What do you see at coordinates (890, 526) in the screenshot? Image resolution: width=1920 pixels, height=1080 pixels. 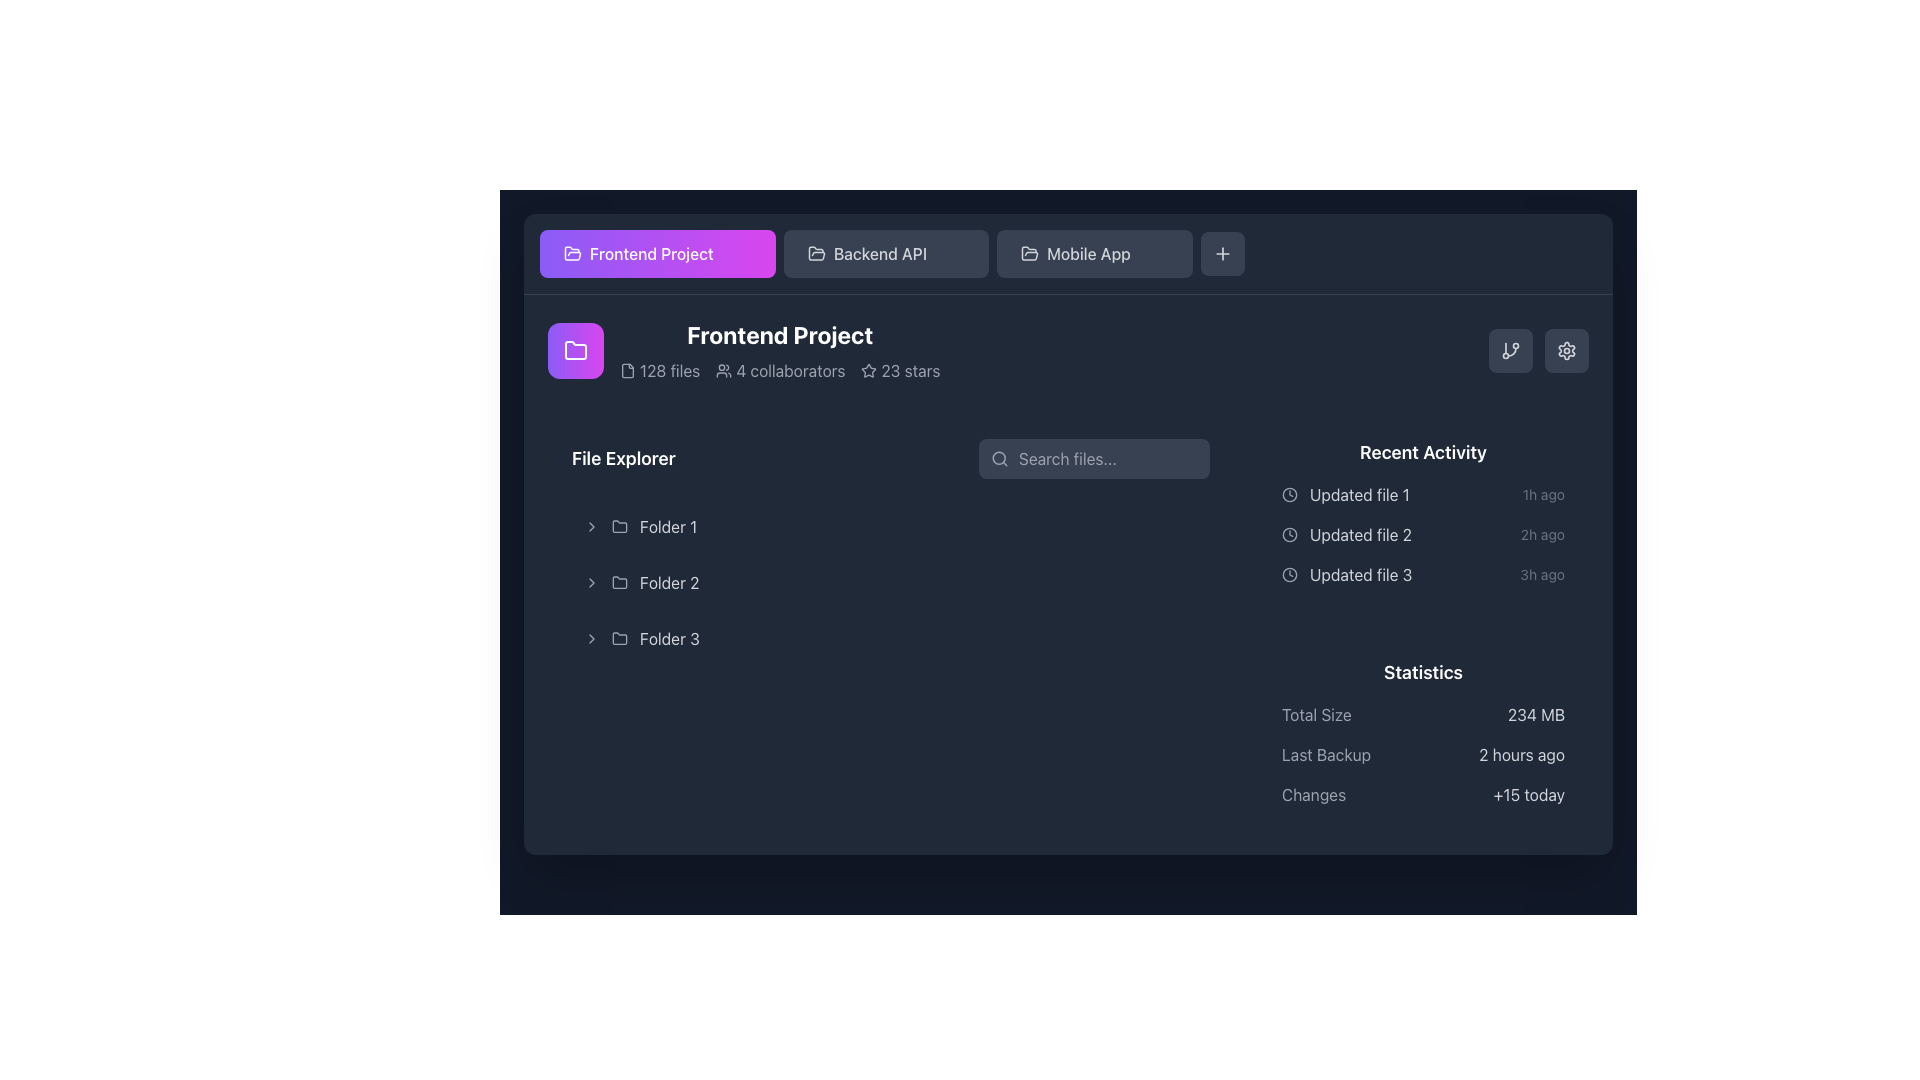 I see `the folder named 'Folder 1'` at bounding box center [890, 526].